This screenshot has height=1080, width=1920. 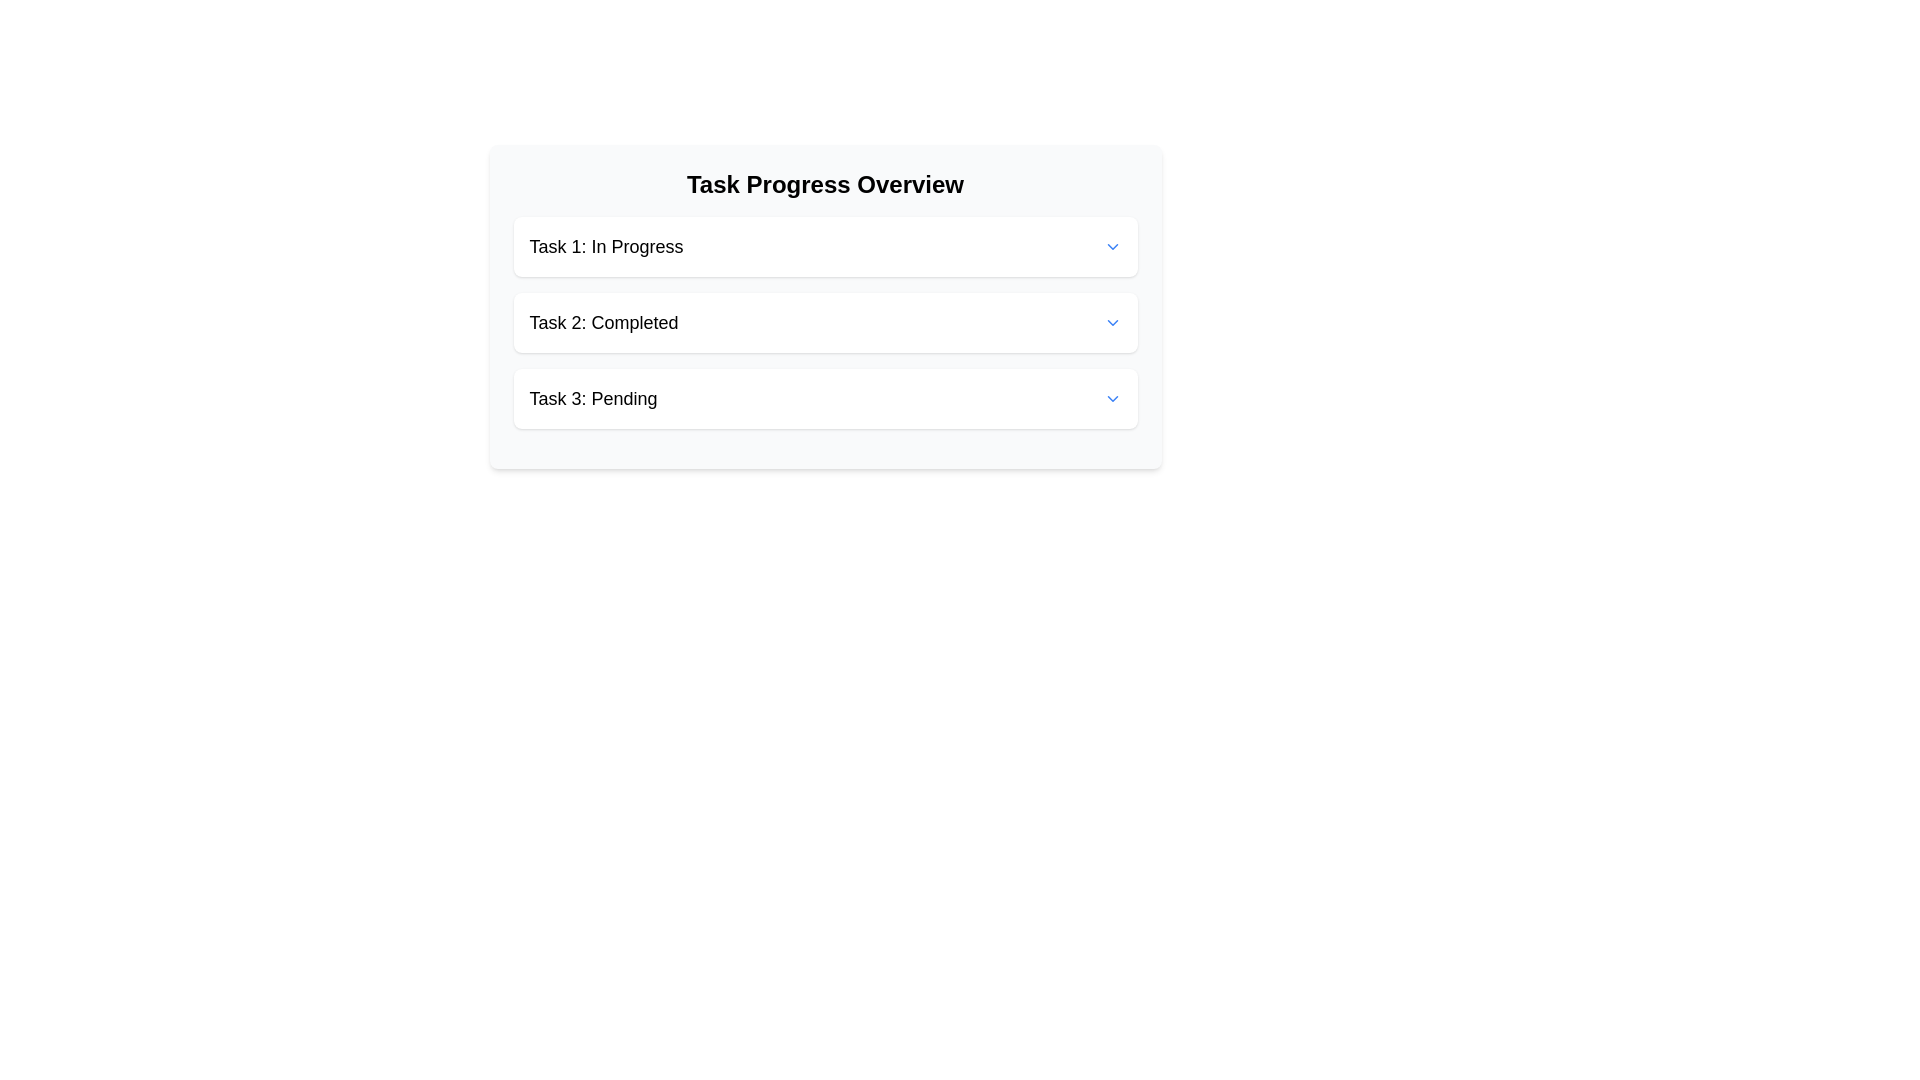 What do you see at coordinates (1111, 322) in the screenshot?
I see `the blue downward arrow dropdown indicator/icon located at the far right of the 'Task 2: Completed' row` at bounding box center [1111, 322].